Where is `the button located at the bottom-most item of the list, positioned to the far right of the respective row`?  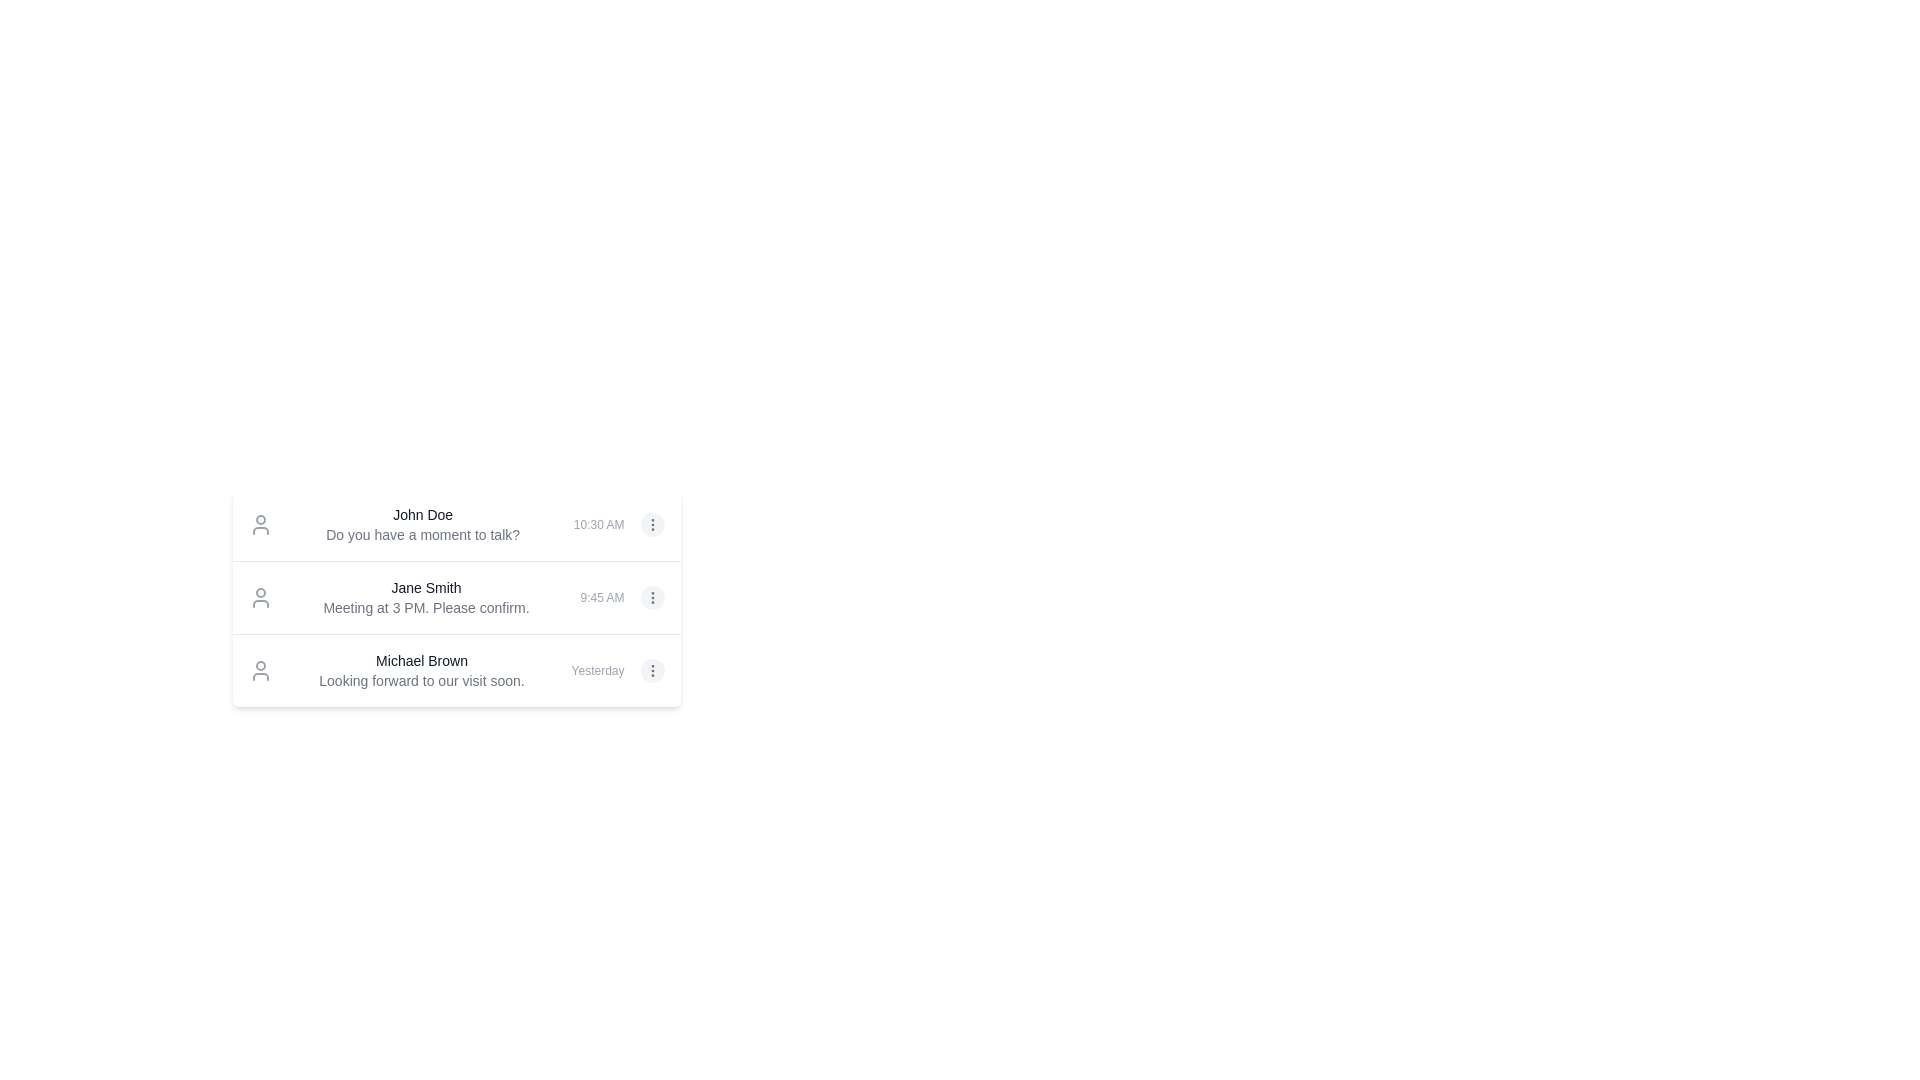 the button located at the bottom-most item of the list, positioned to the far right of the respective row is located at coordinates (652, 671).